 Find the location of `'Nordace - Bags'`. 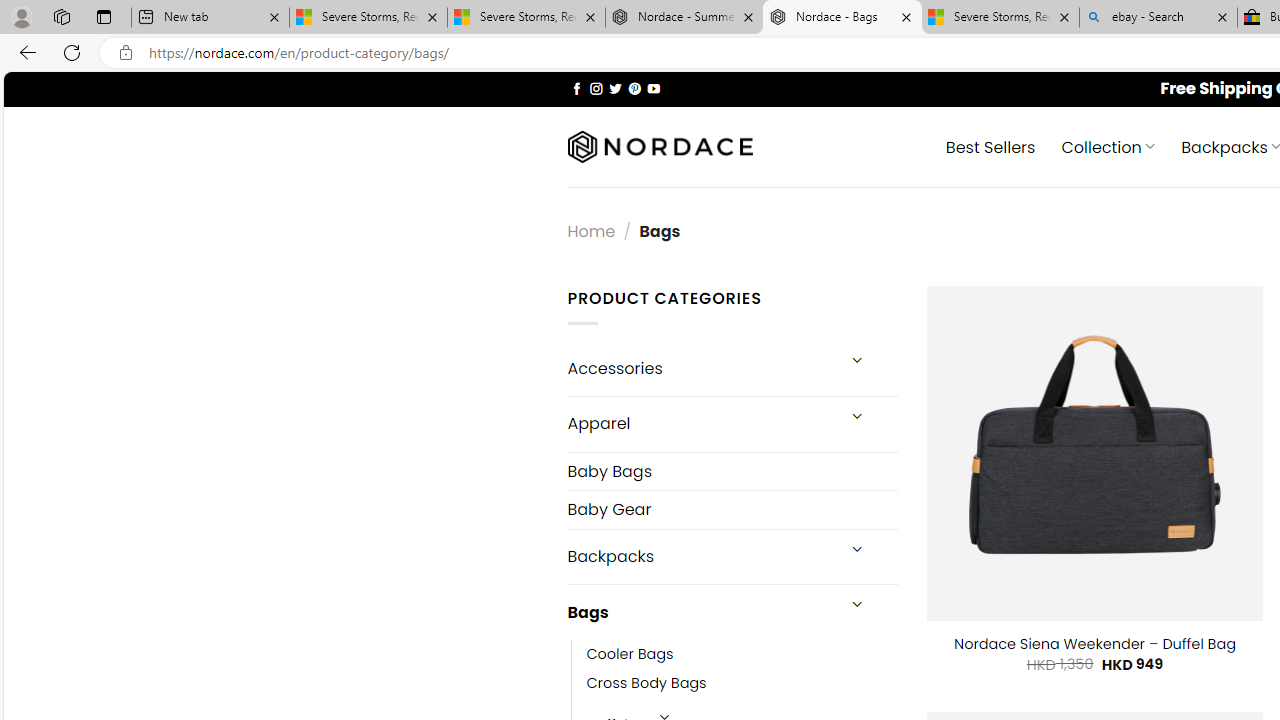

'Nordace - Bags' is located at coordinates (842, 17).